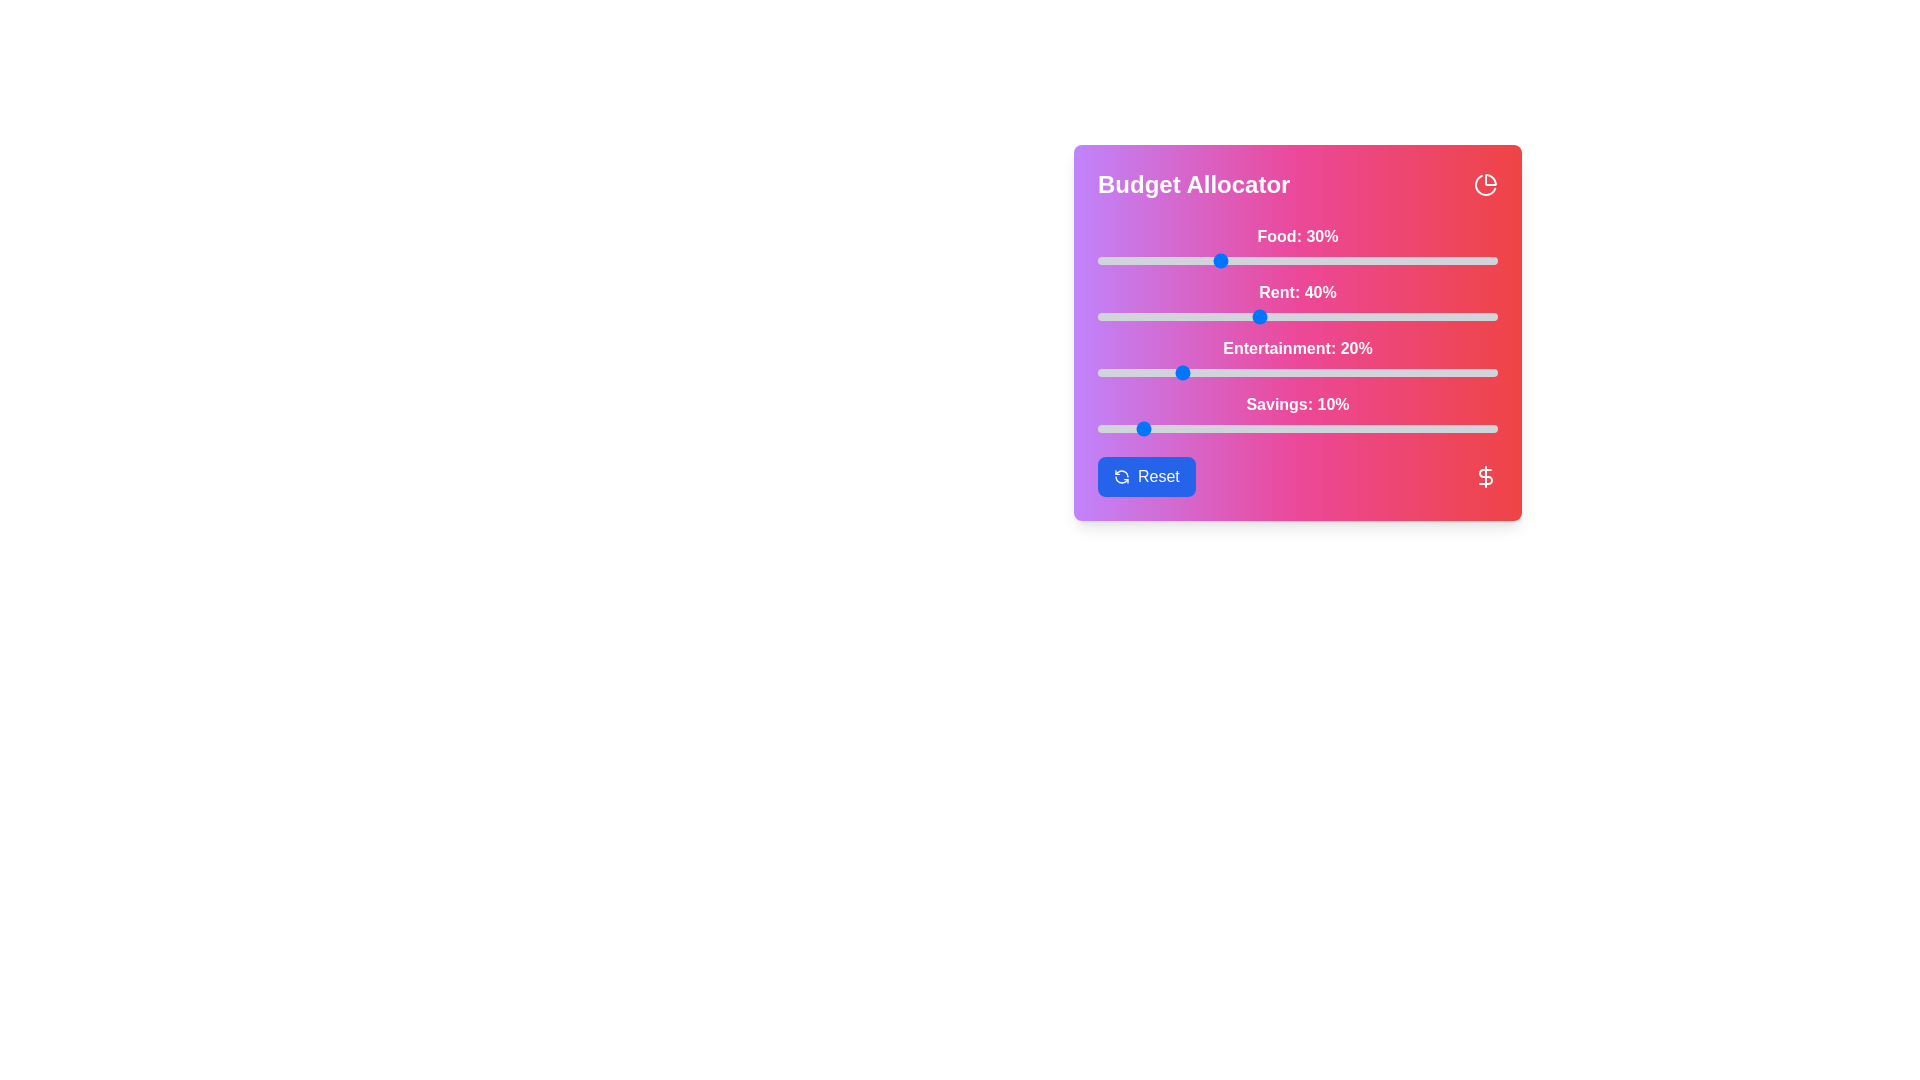 The width and height of the screenshot is (1920, 1080). I want to click on the savings slider, so click(1409, 427).